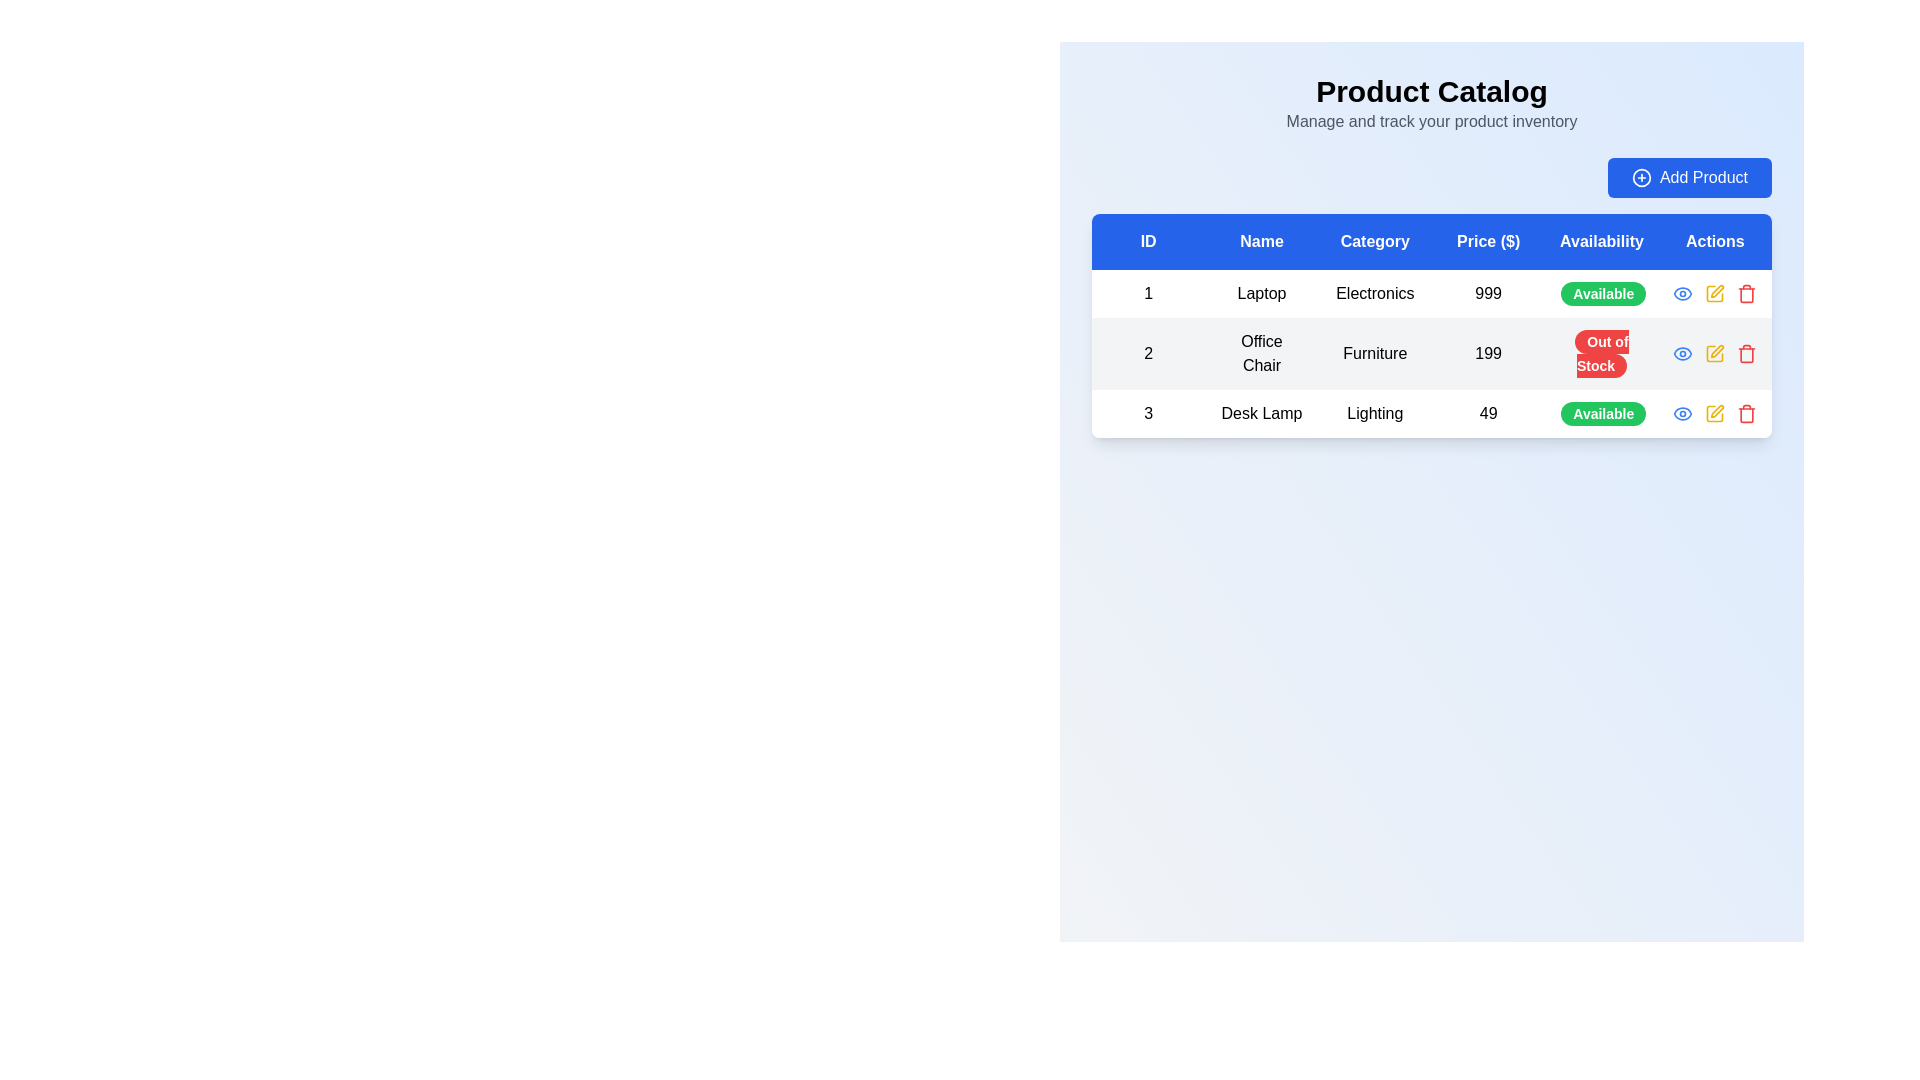 Image resolution: width=1920 pixels, height=1080 pixels. What do you see at coordinates (1602, 293) in the screenshot?
I see `text from the green pill-shaped badge labeled 'Available' in the first row of the product table for the item 'Laptop'` at bounding box center [1602, 293].